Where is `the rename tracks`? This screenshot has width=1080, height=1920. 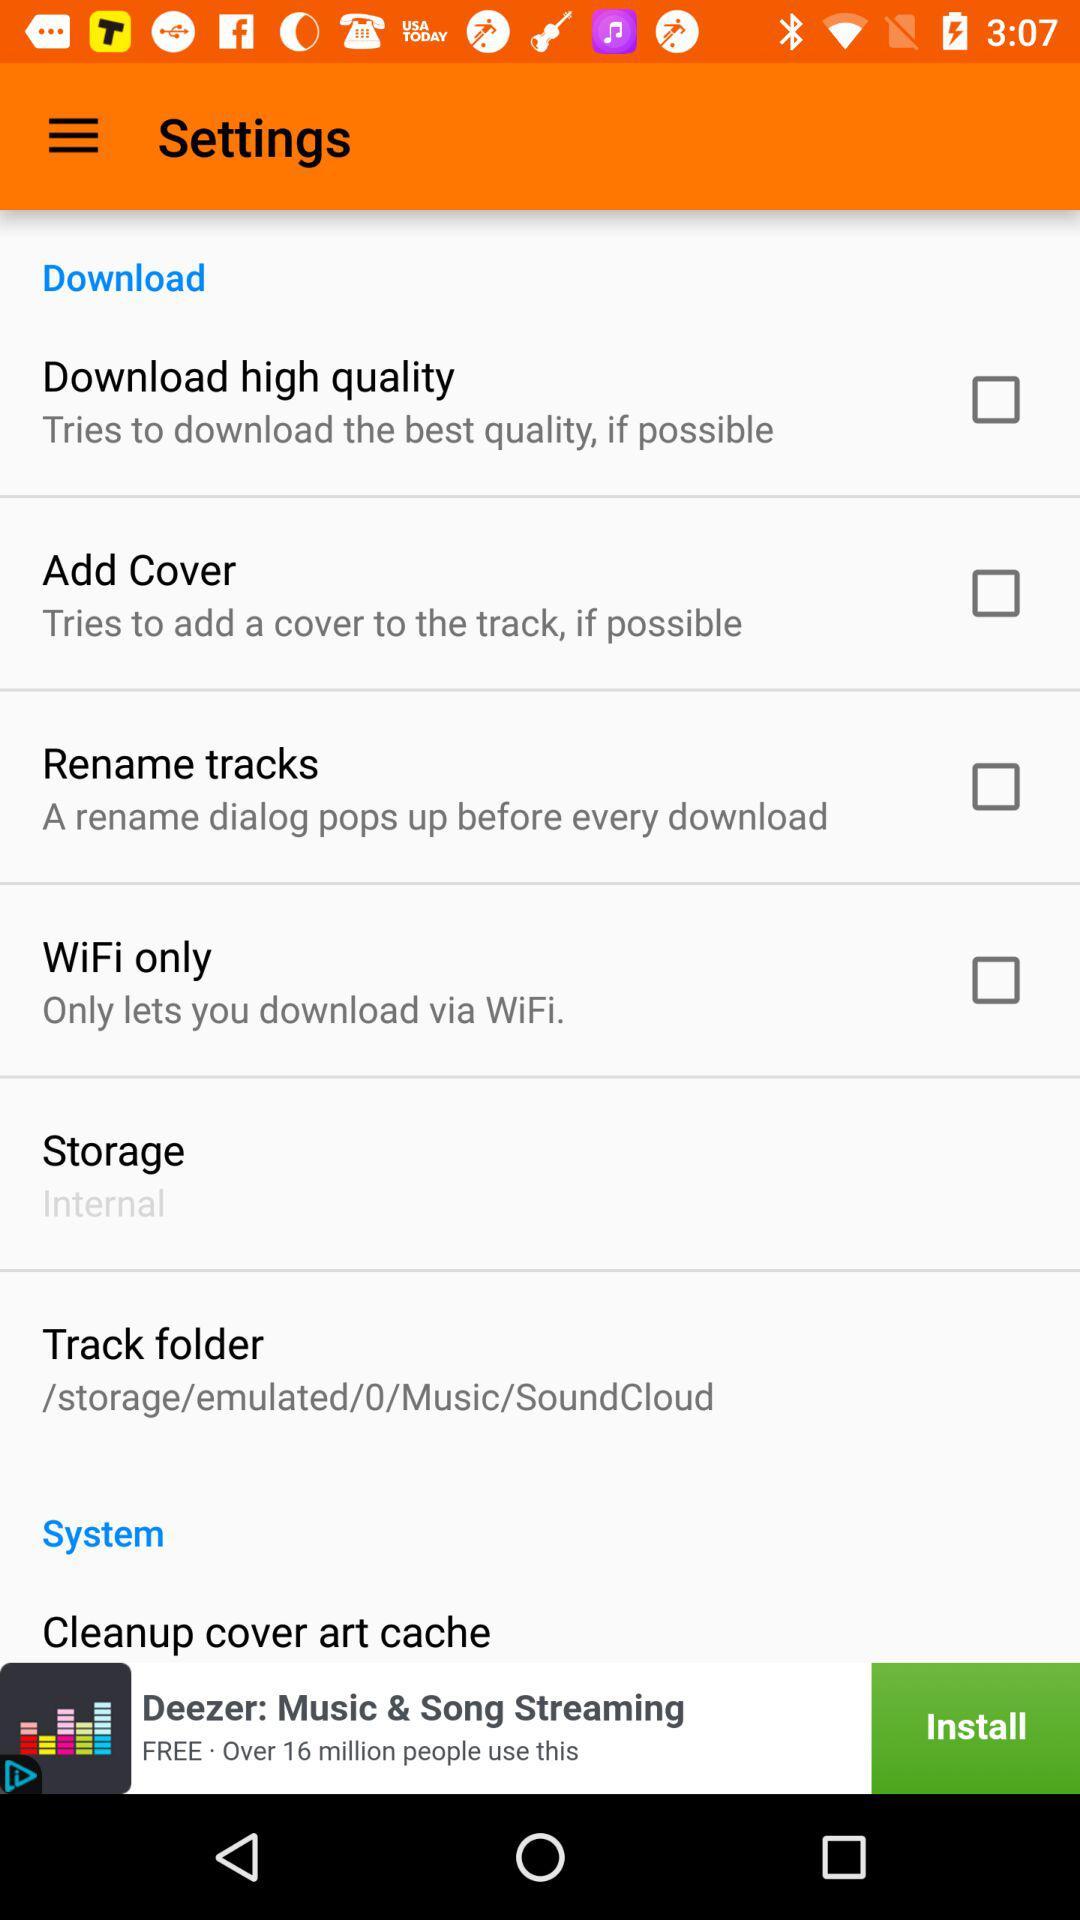
the rename tracks is located at coordinates (180, 761).